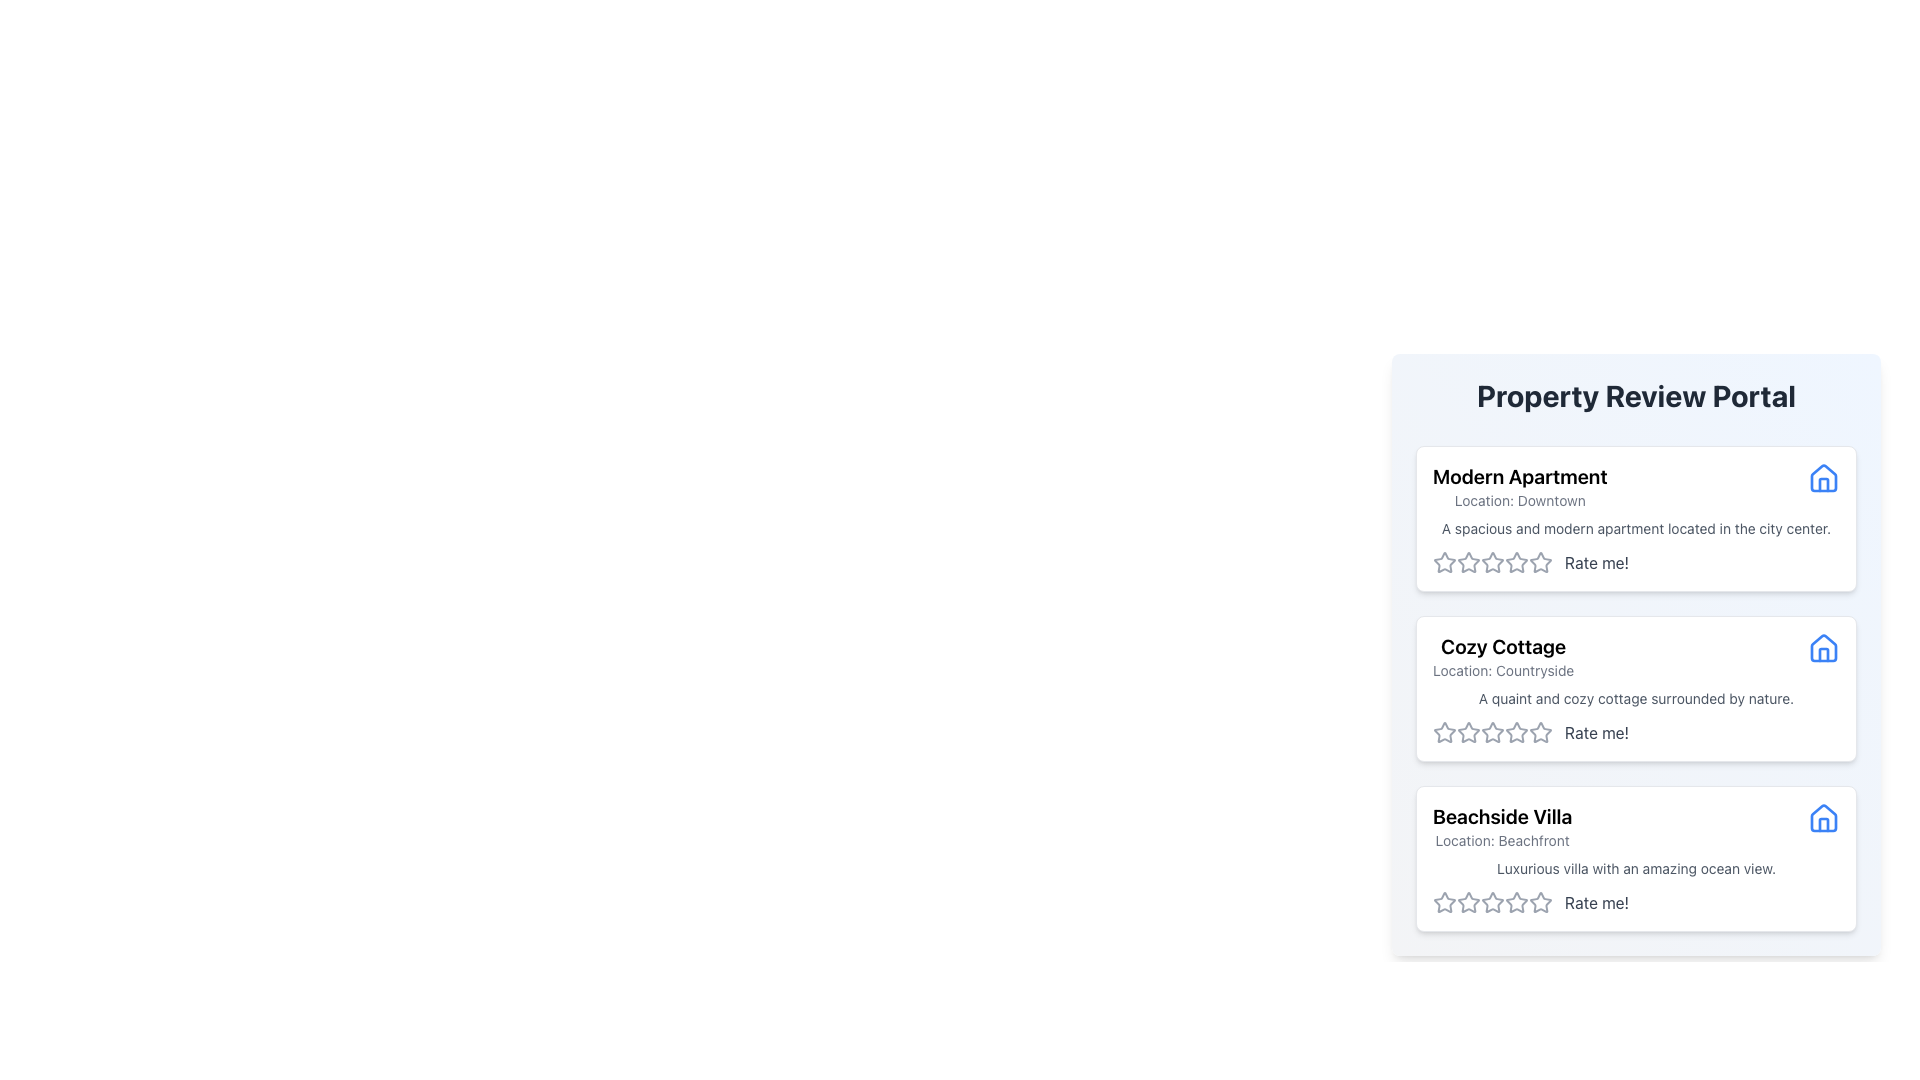 Image resolution: width=1920 pixels, height=1080 pixels. Describe the element at coordinates (1596, 902) in the screenshot. I see `the text label displaying 'Rate me!' in dark gray color, located to the right of the star icons in the rating panel of the 'Beachside Villa' property card` at that location.